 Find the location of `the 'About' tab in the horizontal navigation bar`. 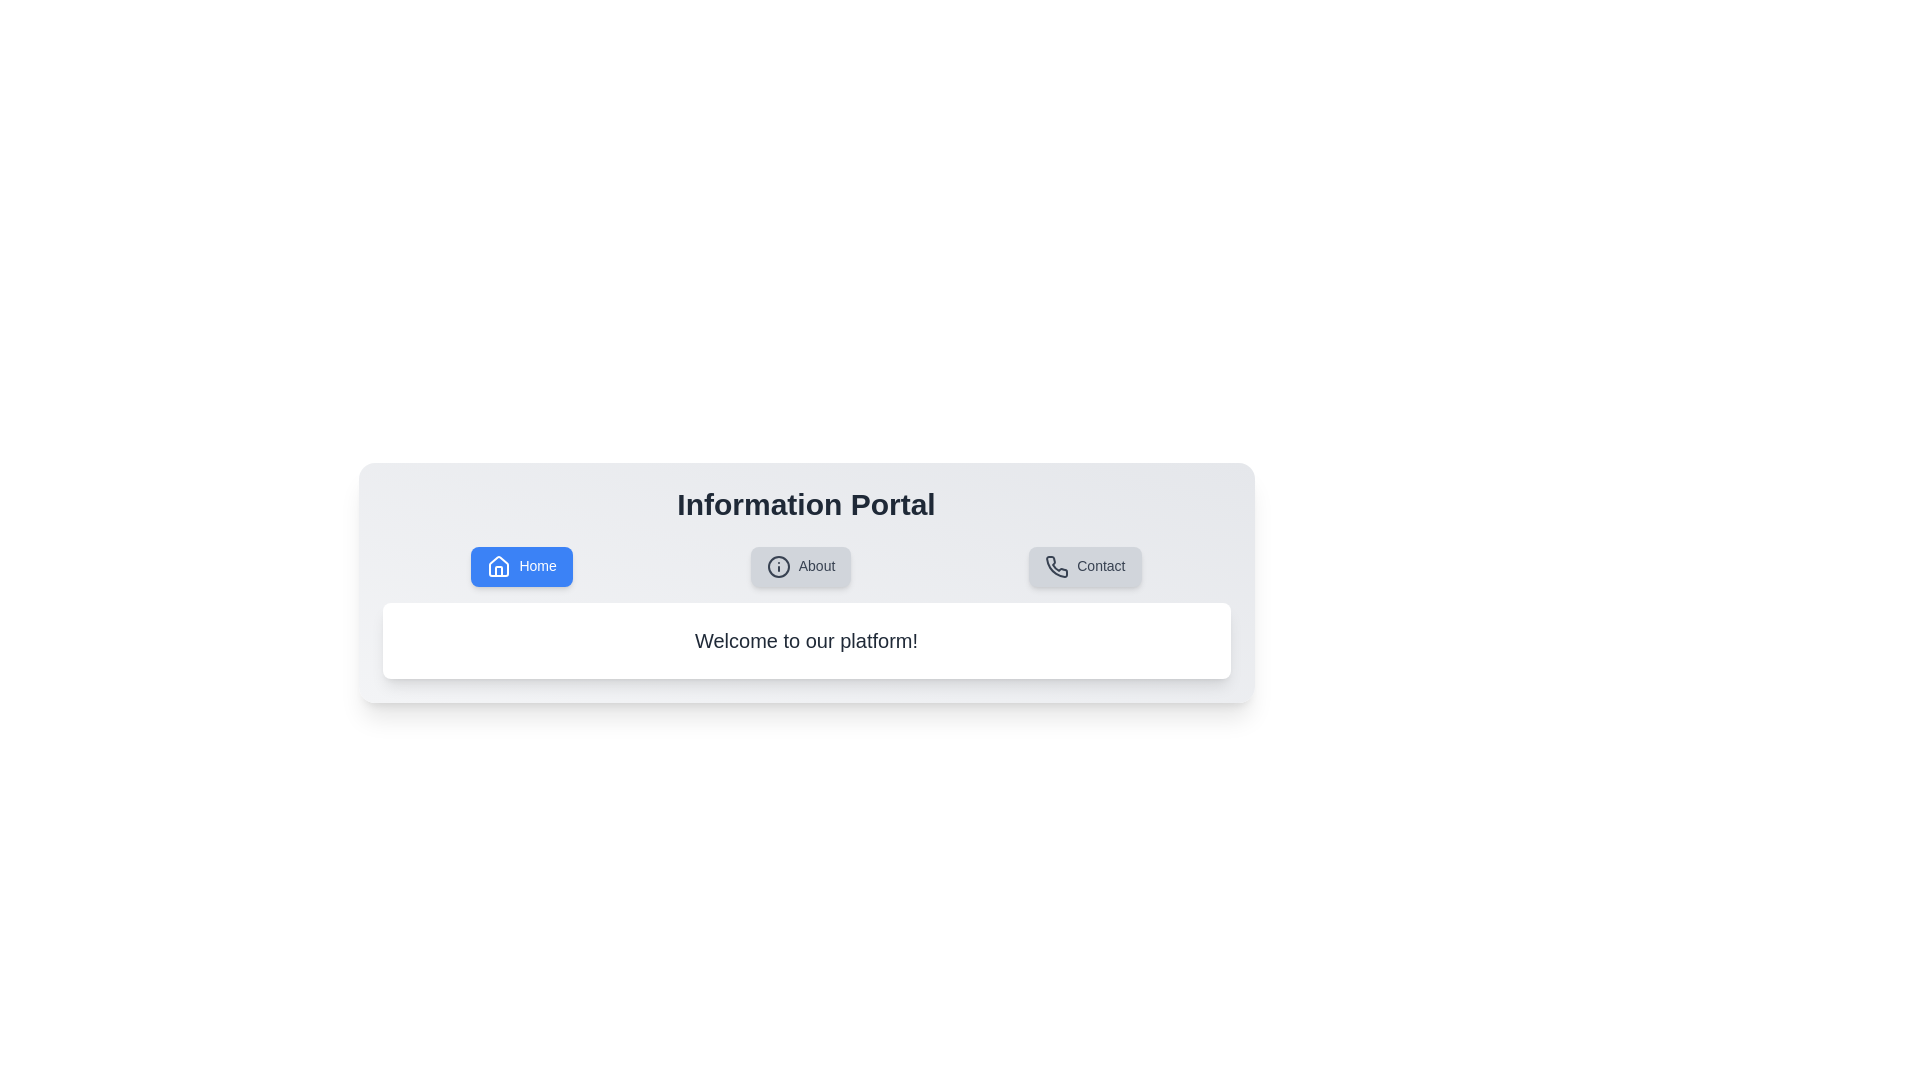

the 'About' tab in the horizontal navigation bar is located at coordinates (806, 582).